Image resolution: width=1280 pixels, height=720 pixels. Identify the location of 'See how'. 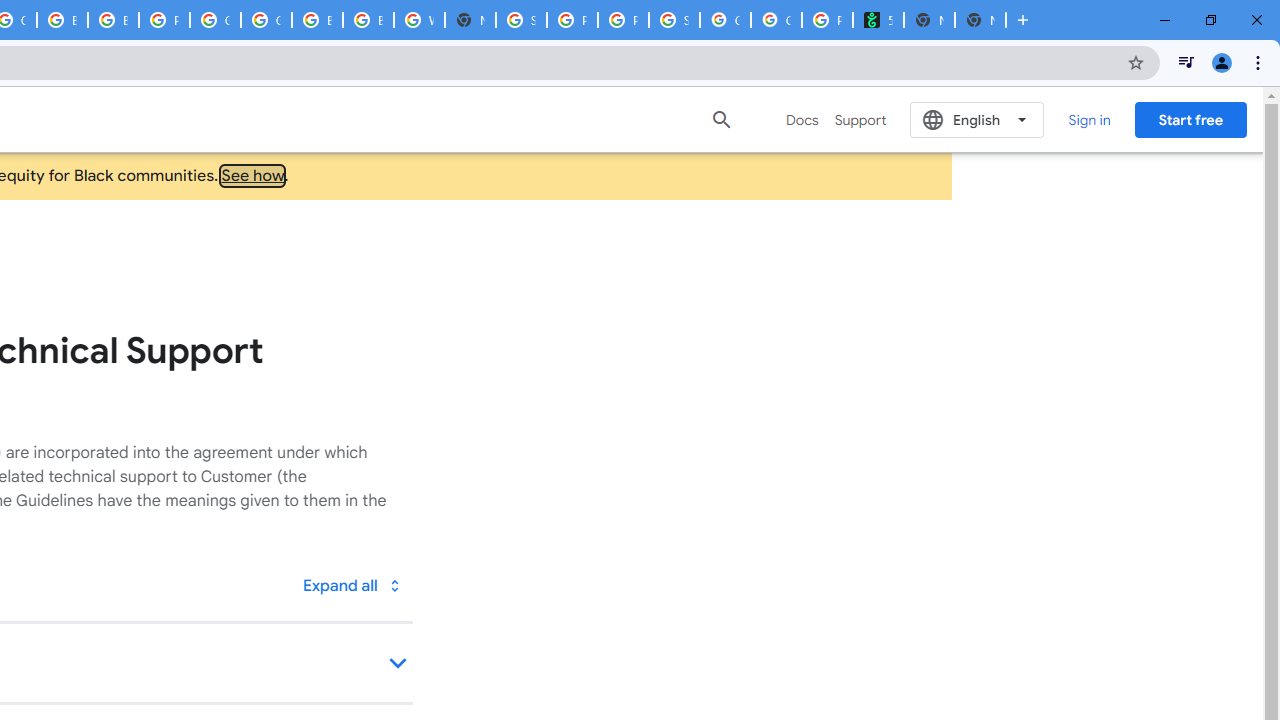
(252, 175).